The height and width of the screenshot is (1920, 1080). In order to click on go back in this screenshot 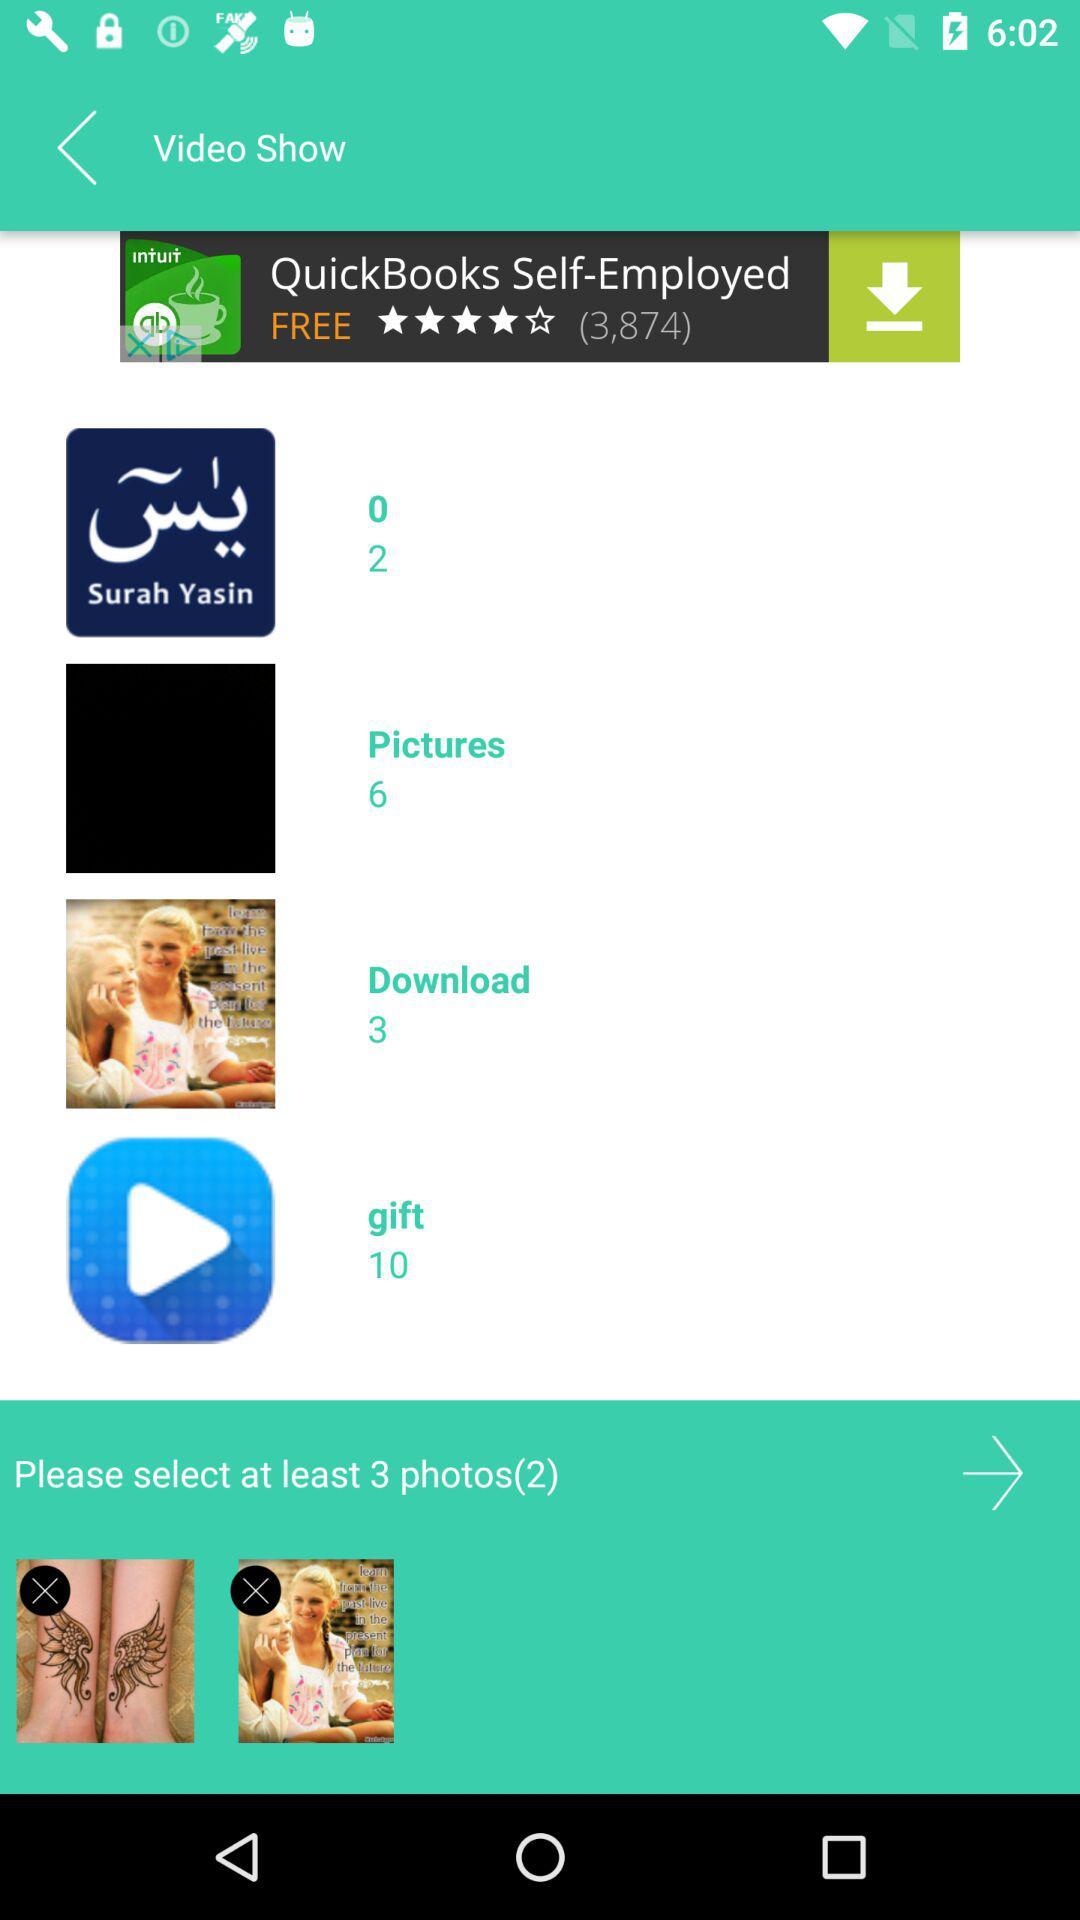, I will do `click(75, 146)`.